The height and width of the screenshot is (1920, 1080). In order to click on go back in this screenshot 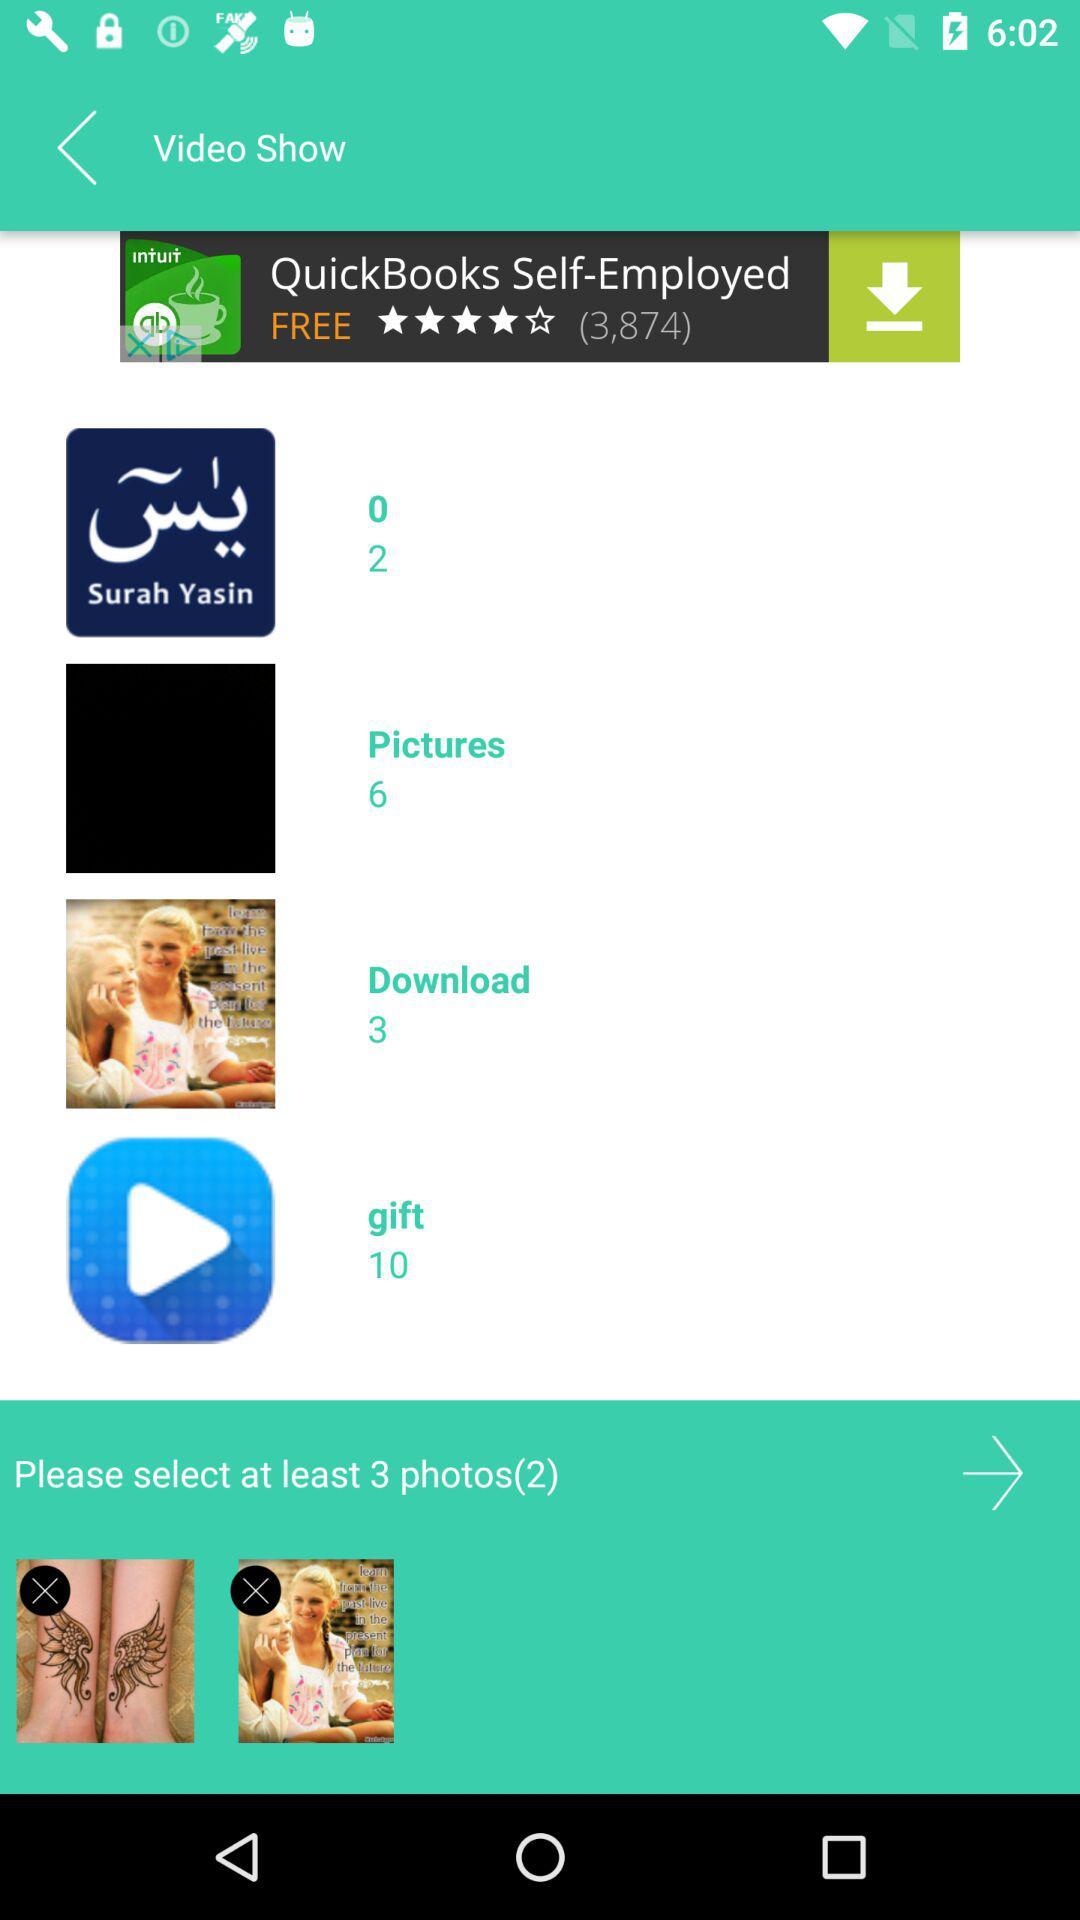, I will do `click(75, 146)`.